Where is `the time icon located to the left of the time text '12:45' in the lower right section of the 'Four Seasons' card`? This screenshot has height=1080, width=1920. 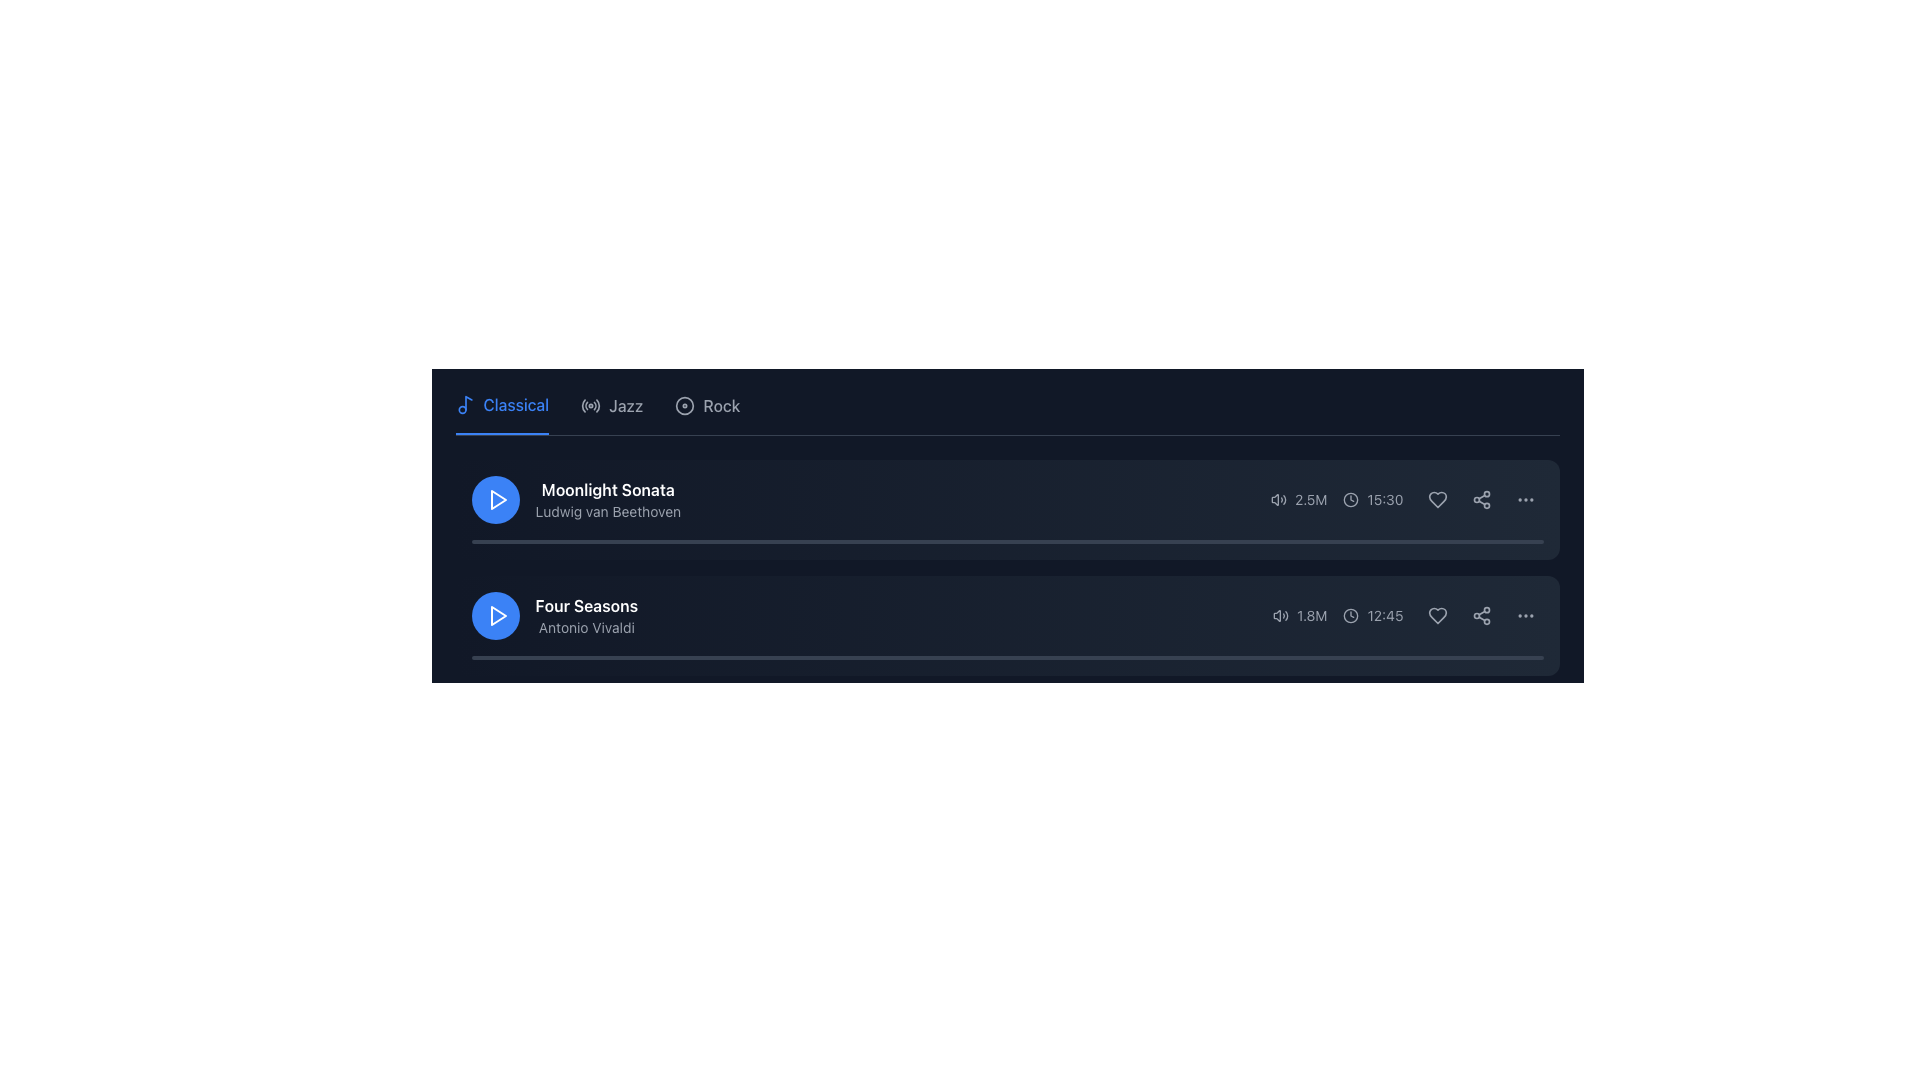
the time icon located to the left of the time text '12:45' in the lower right section of the 'Four Seasons' card is located at coordinates (1351, 615).